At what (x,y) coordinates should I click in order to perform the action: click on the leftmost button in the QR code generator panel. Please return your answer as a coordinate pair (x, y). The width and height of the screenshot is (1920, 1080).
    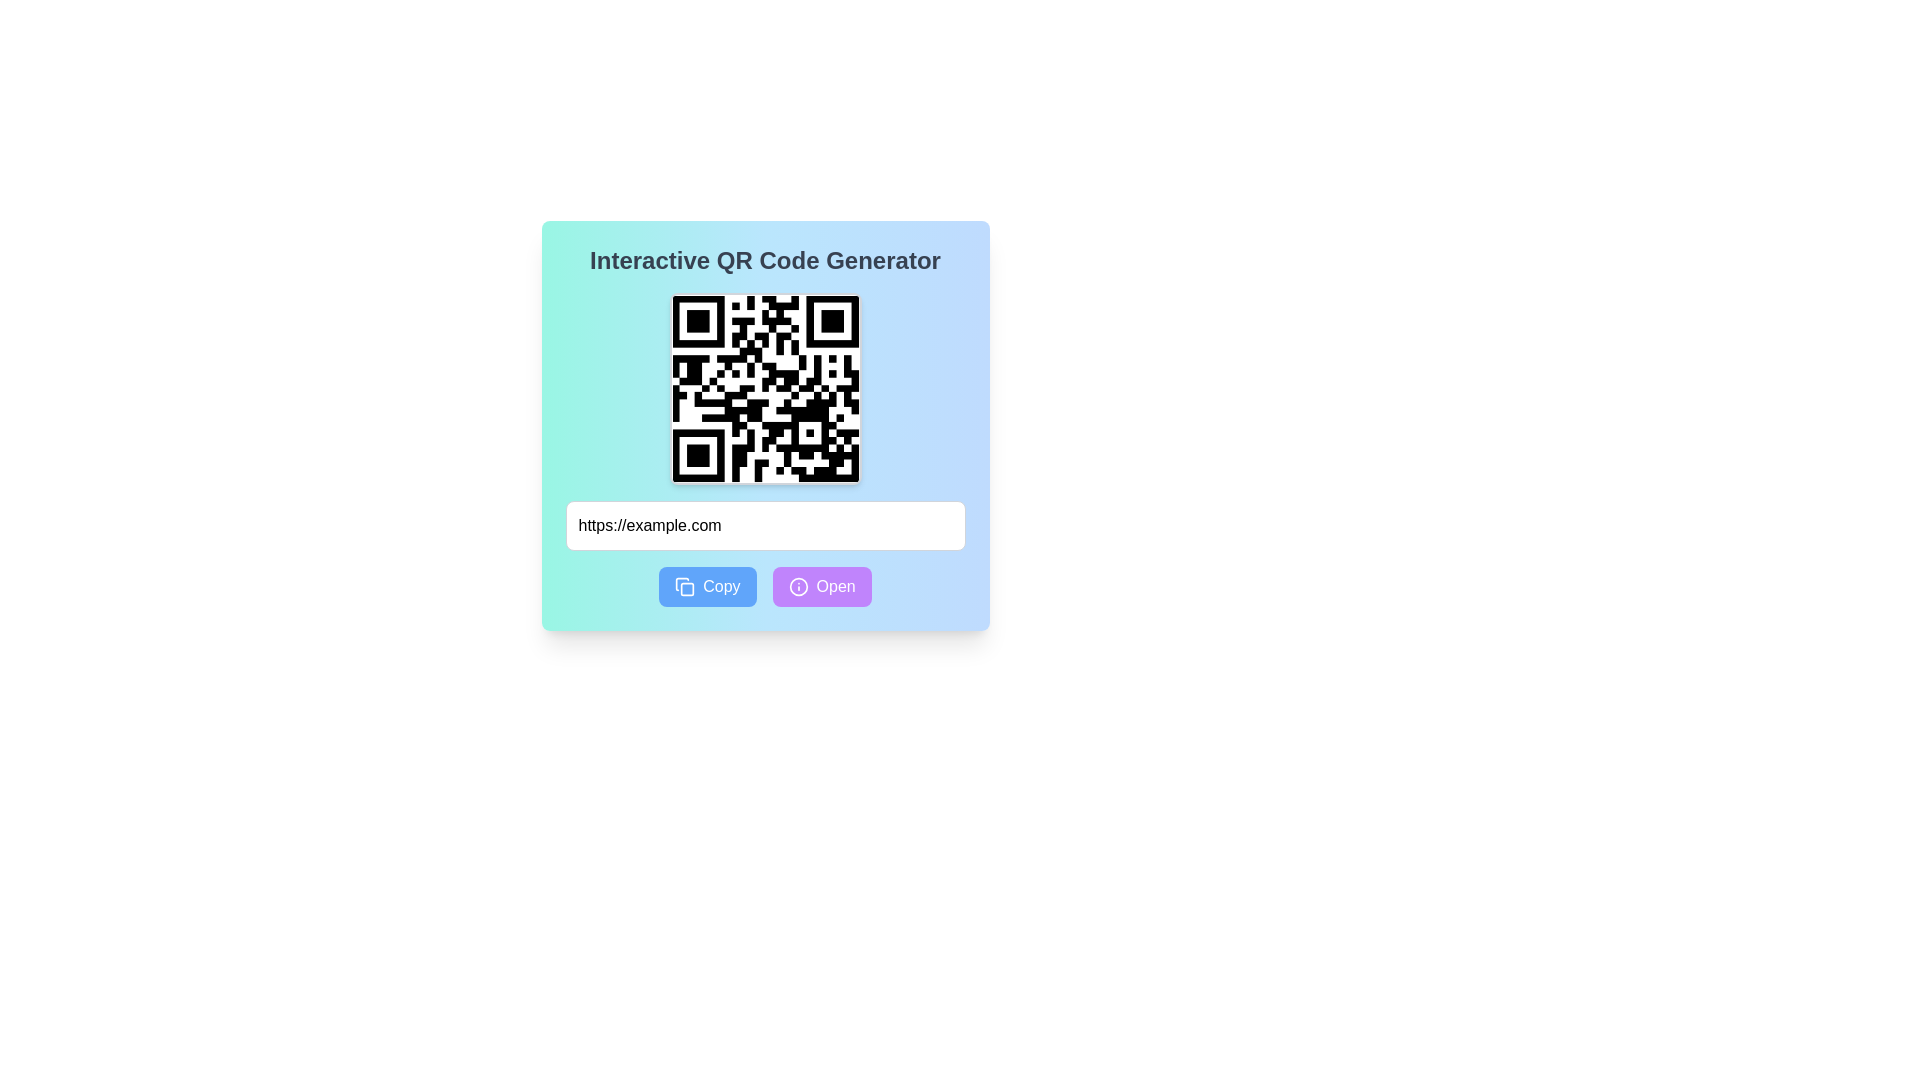
    Looking at the image, I should click on (707, 585).